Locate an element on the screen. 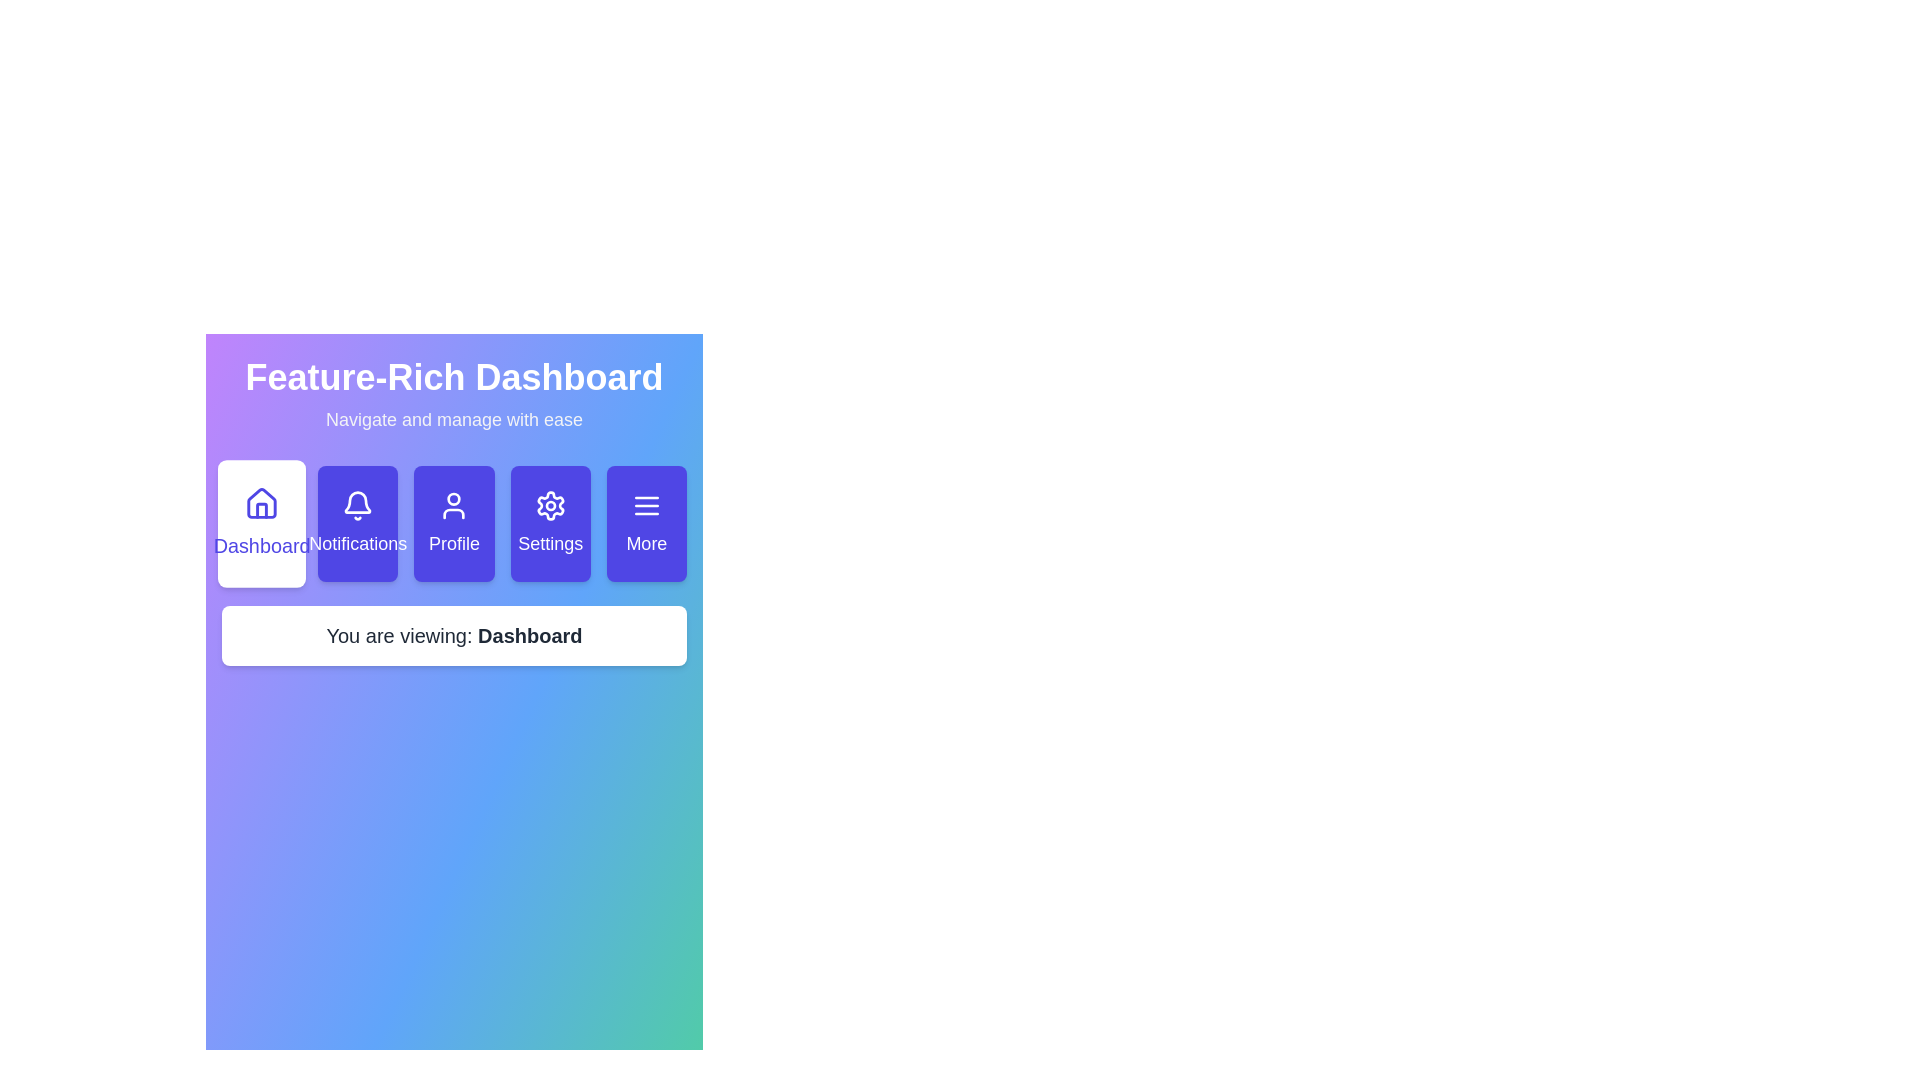 Image resolution: width=1920 pixels, height=1080 pixels. the notifications button, which is the second button from the left in the navigation bar is located at coordinates (358, 523).